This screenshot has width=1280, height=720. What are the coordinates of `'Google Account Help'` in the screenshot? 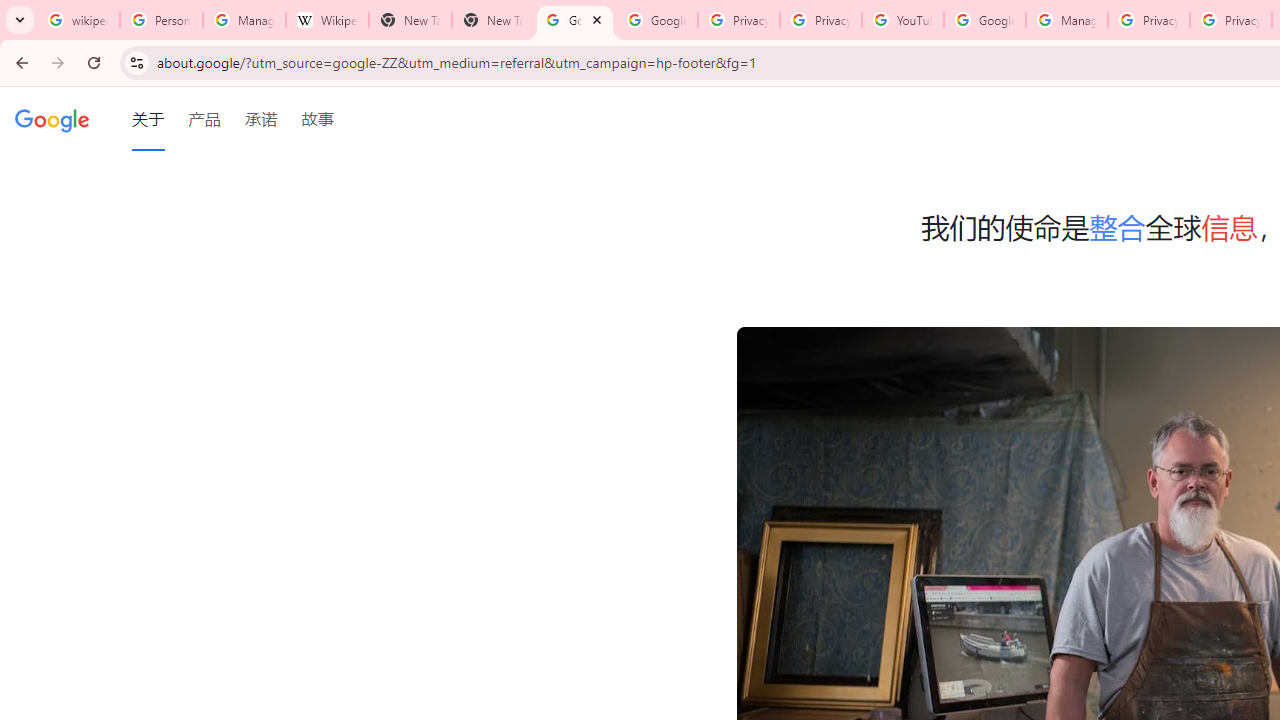 It's located at (984, 20).